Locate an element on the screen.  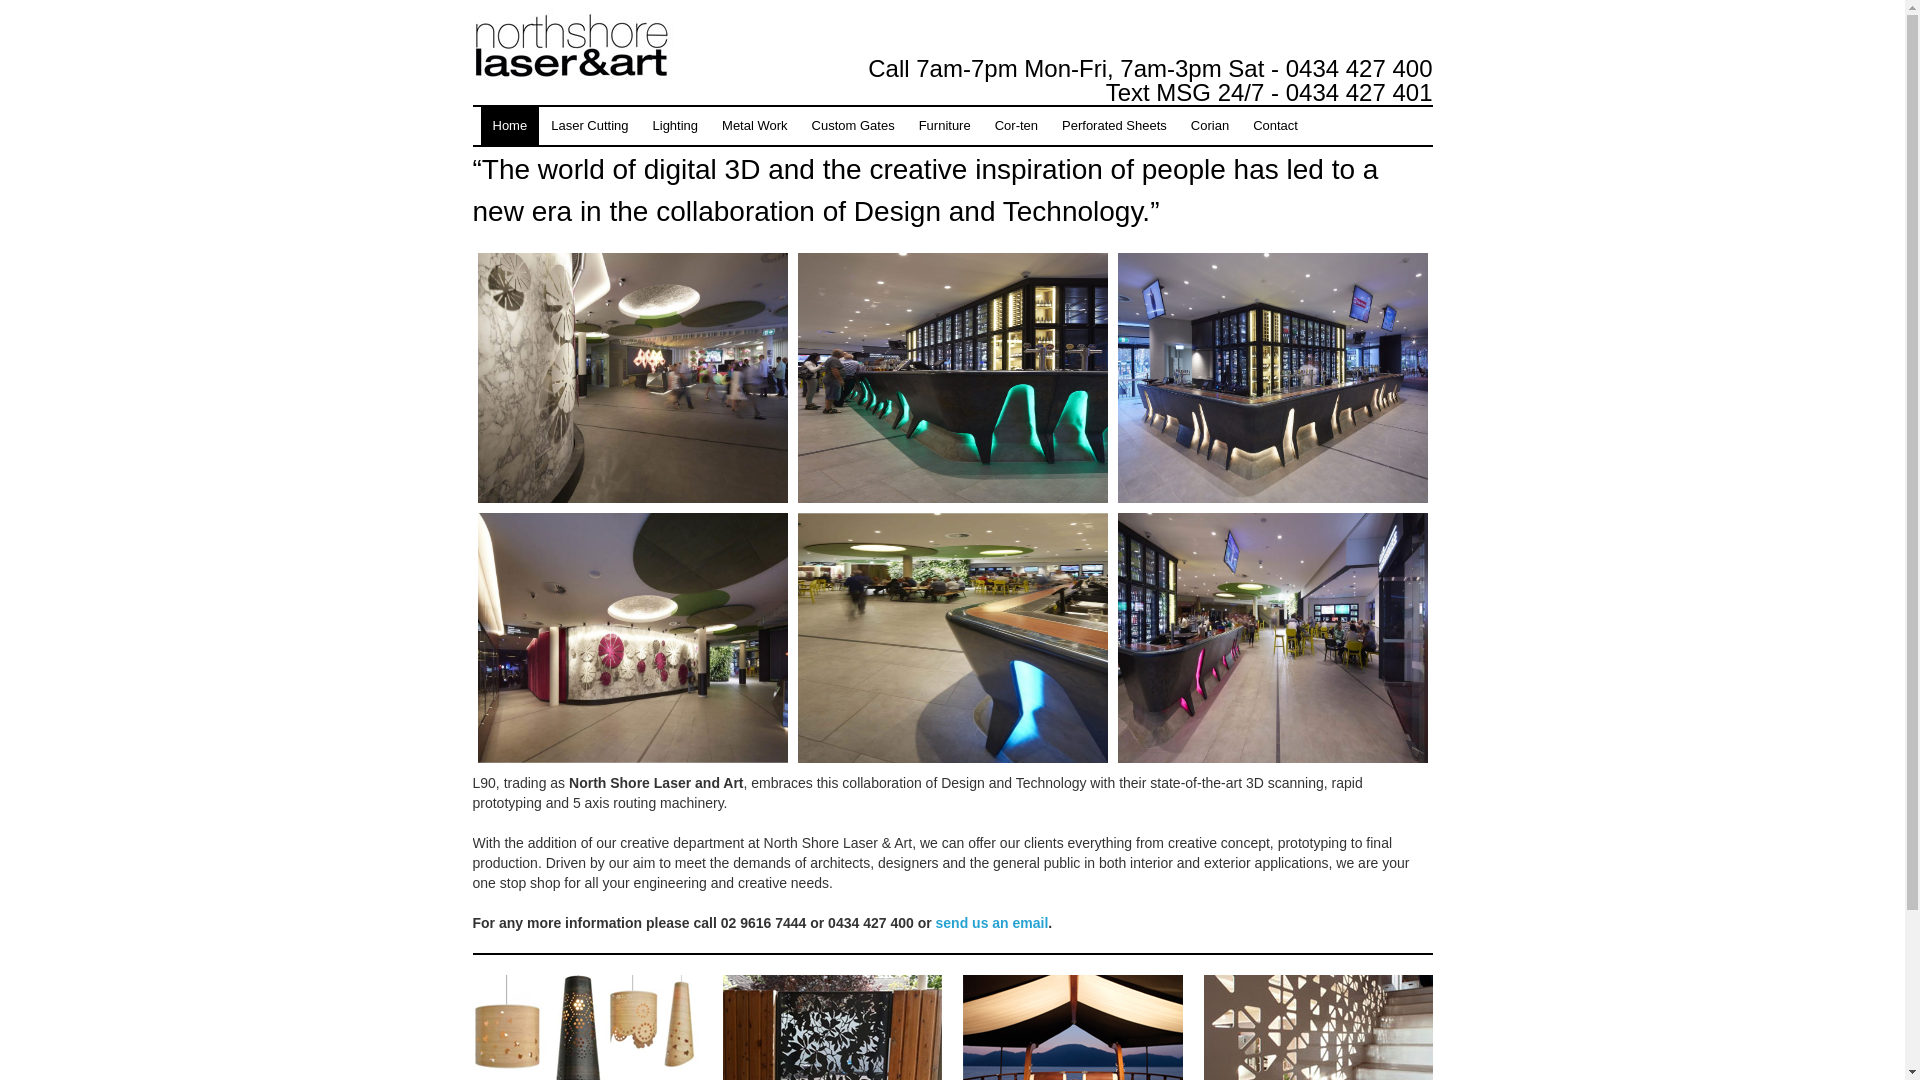
'Furniture' is located at coordinates (944, 126).